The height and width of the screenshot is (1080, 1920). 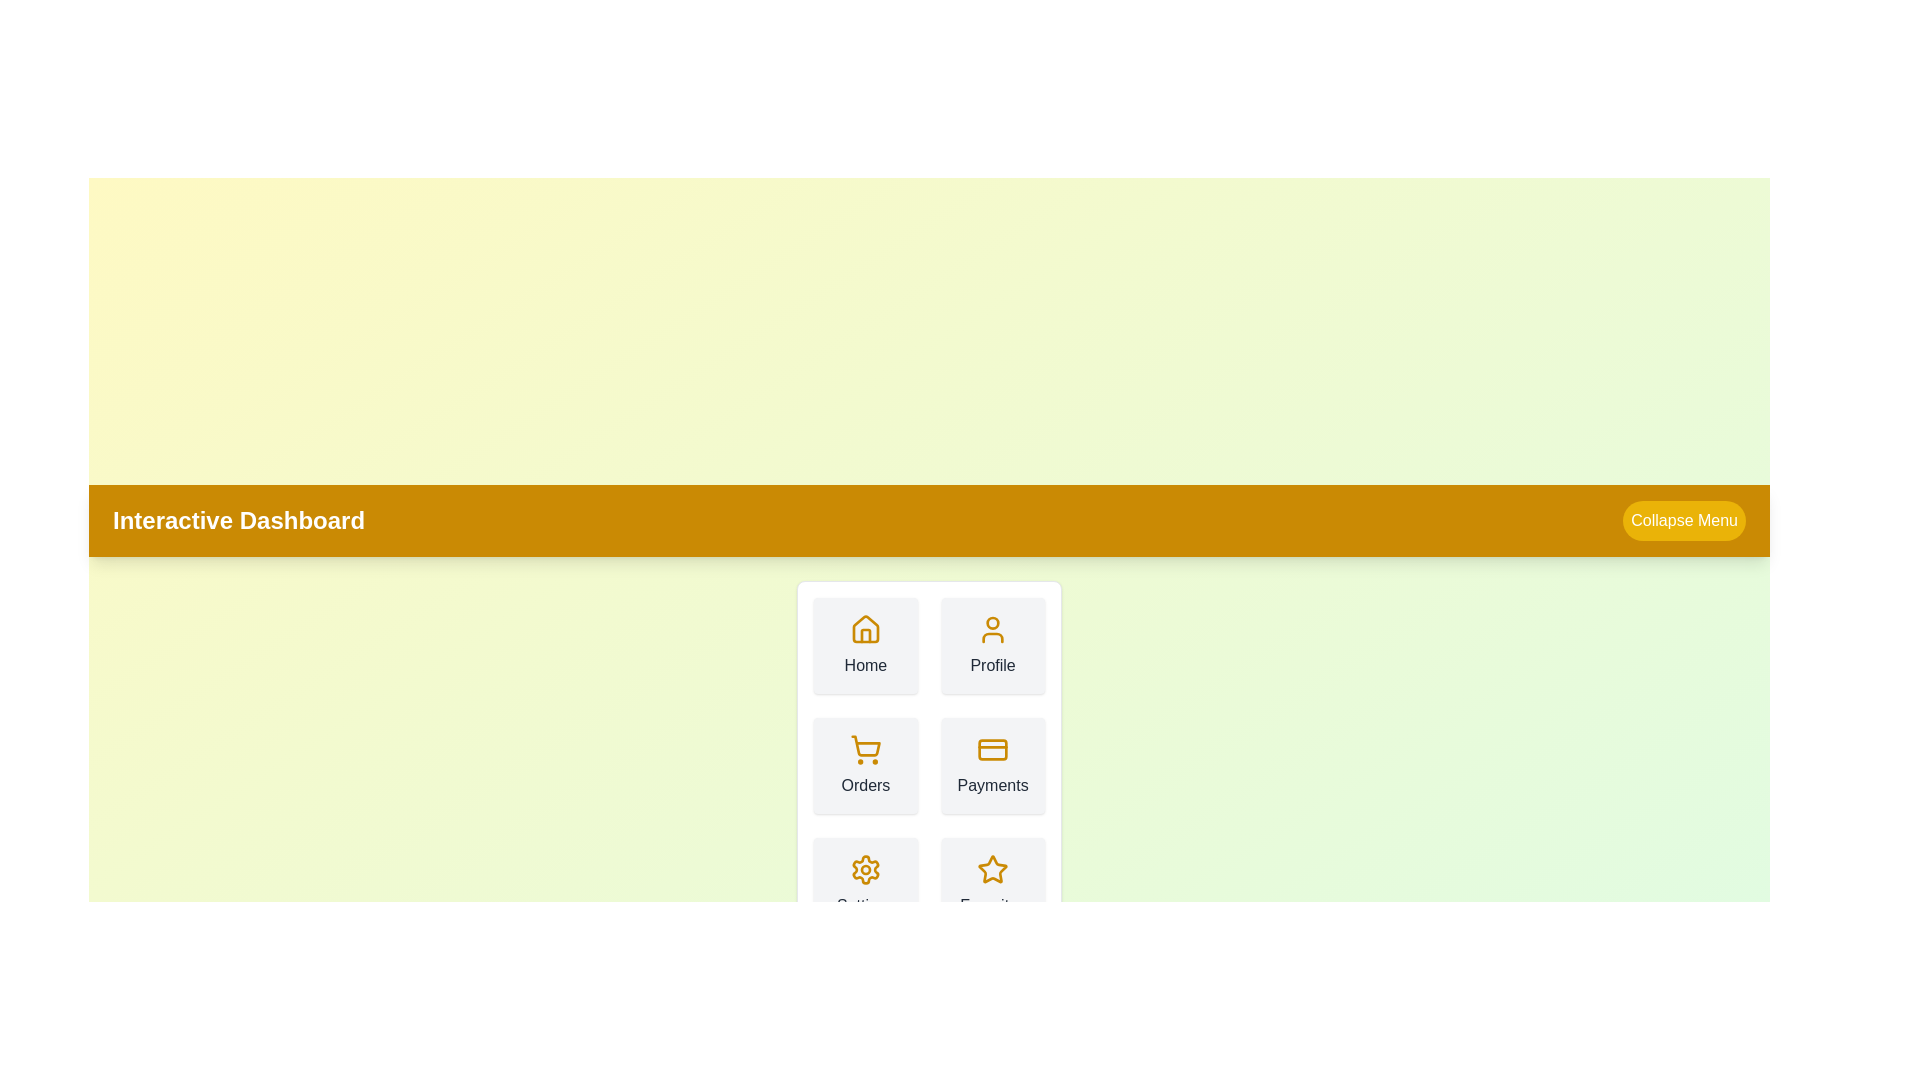 What do you see at coordinates (864, 645) in the screenshot?
I see `the 'Home' button in the menu` at bounding box center [864, 645].